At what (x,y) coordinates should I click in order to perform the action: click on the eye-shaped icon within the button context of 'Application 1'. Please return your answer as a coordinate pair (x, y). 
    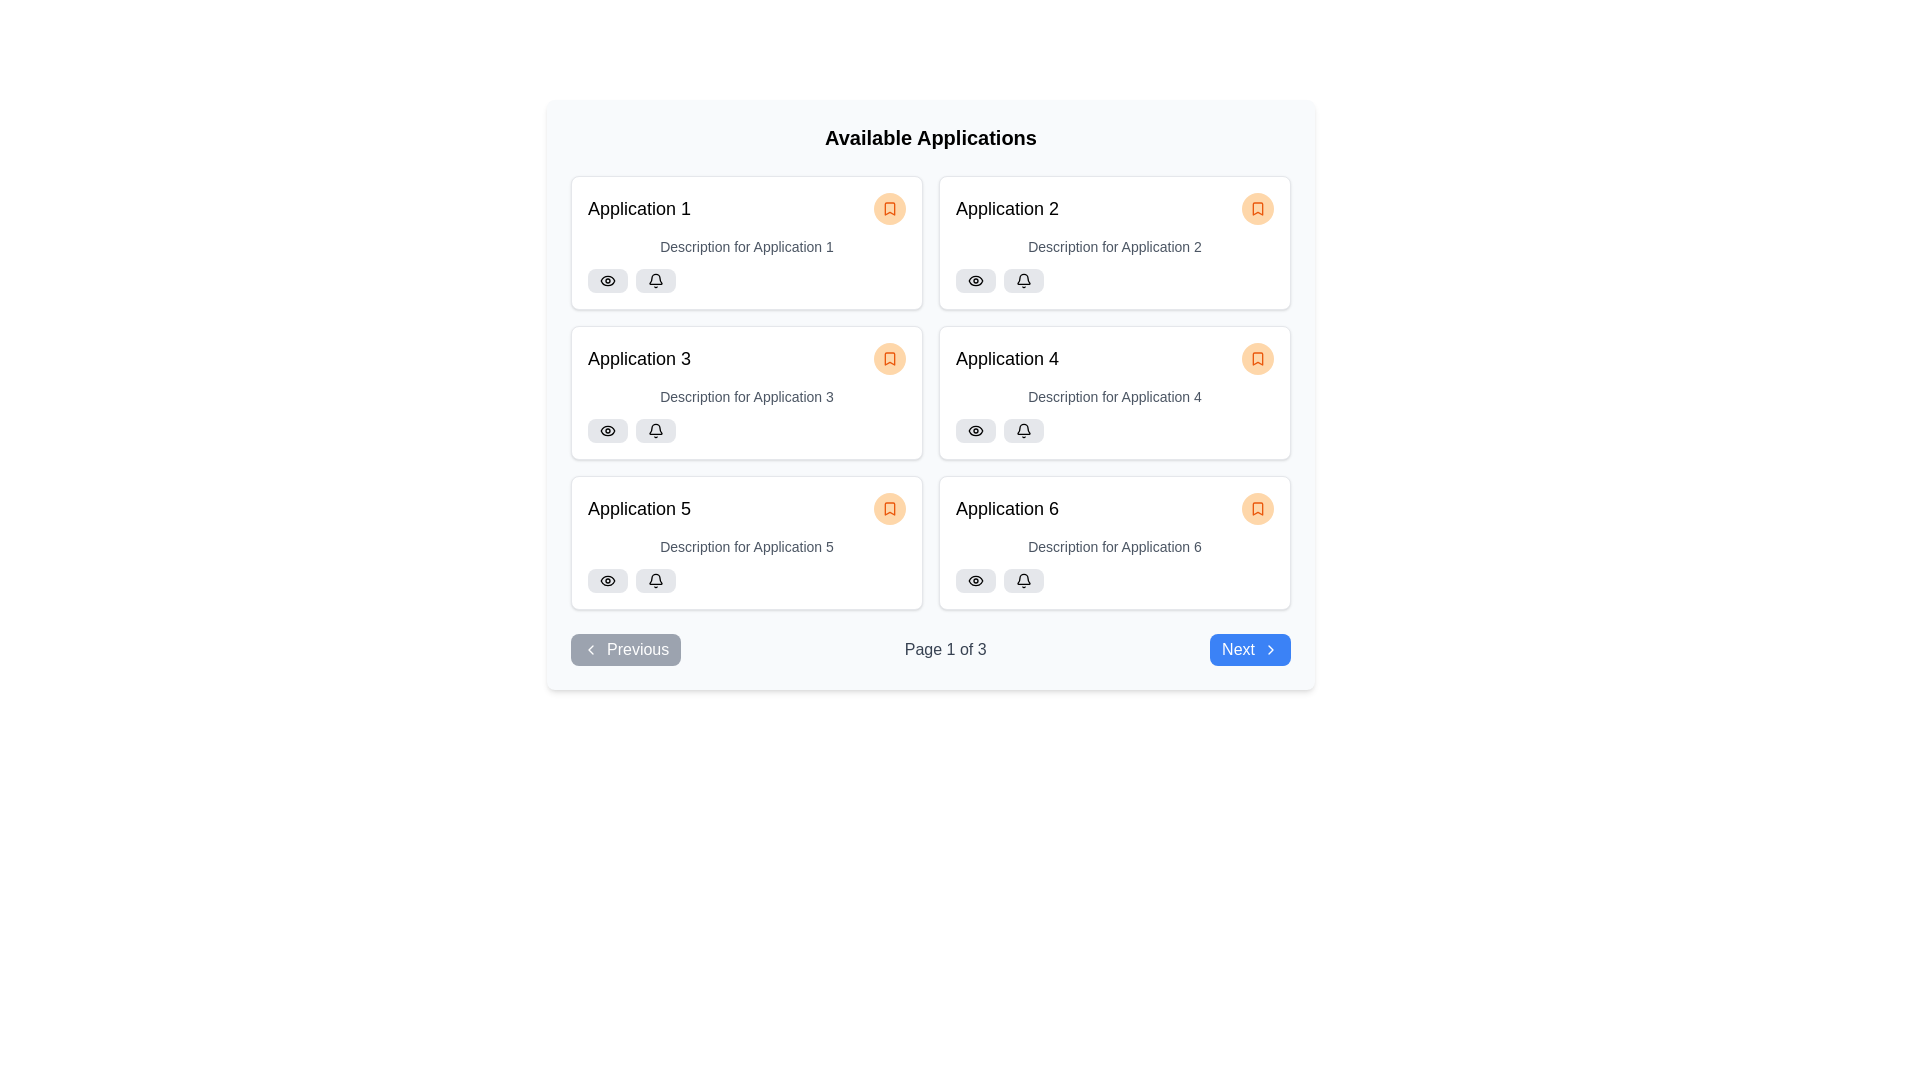
    Looking at the image, I should click on (607, 281).